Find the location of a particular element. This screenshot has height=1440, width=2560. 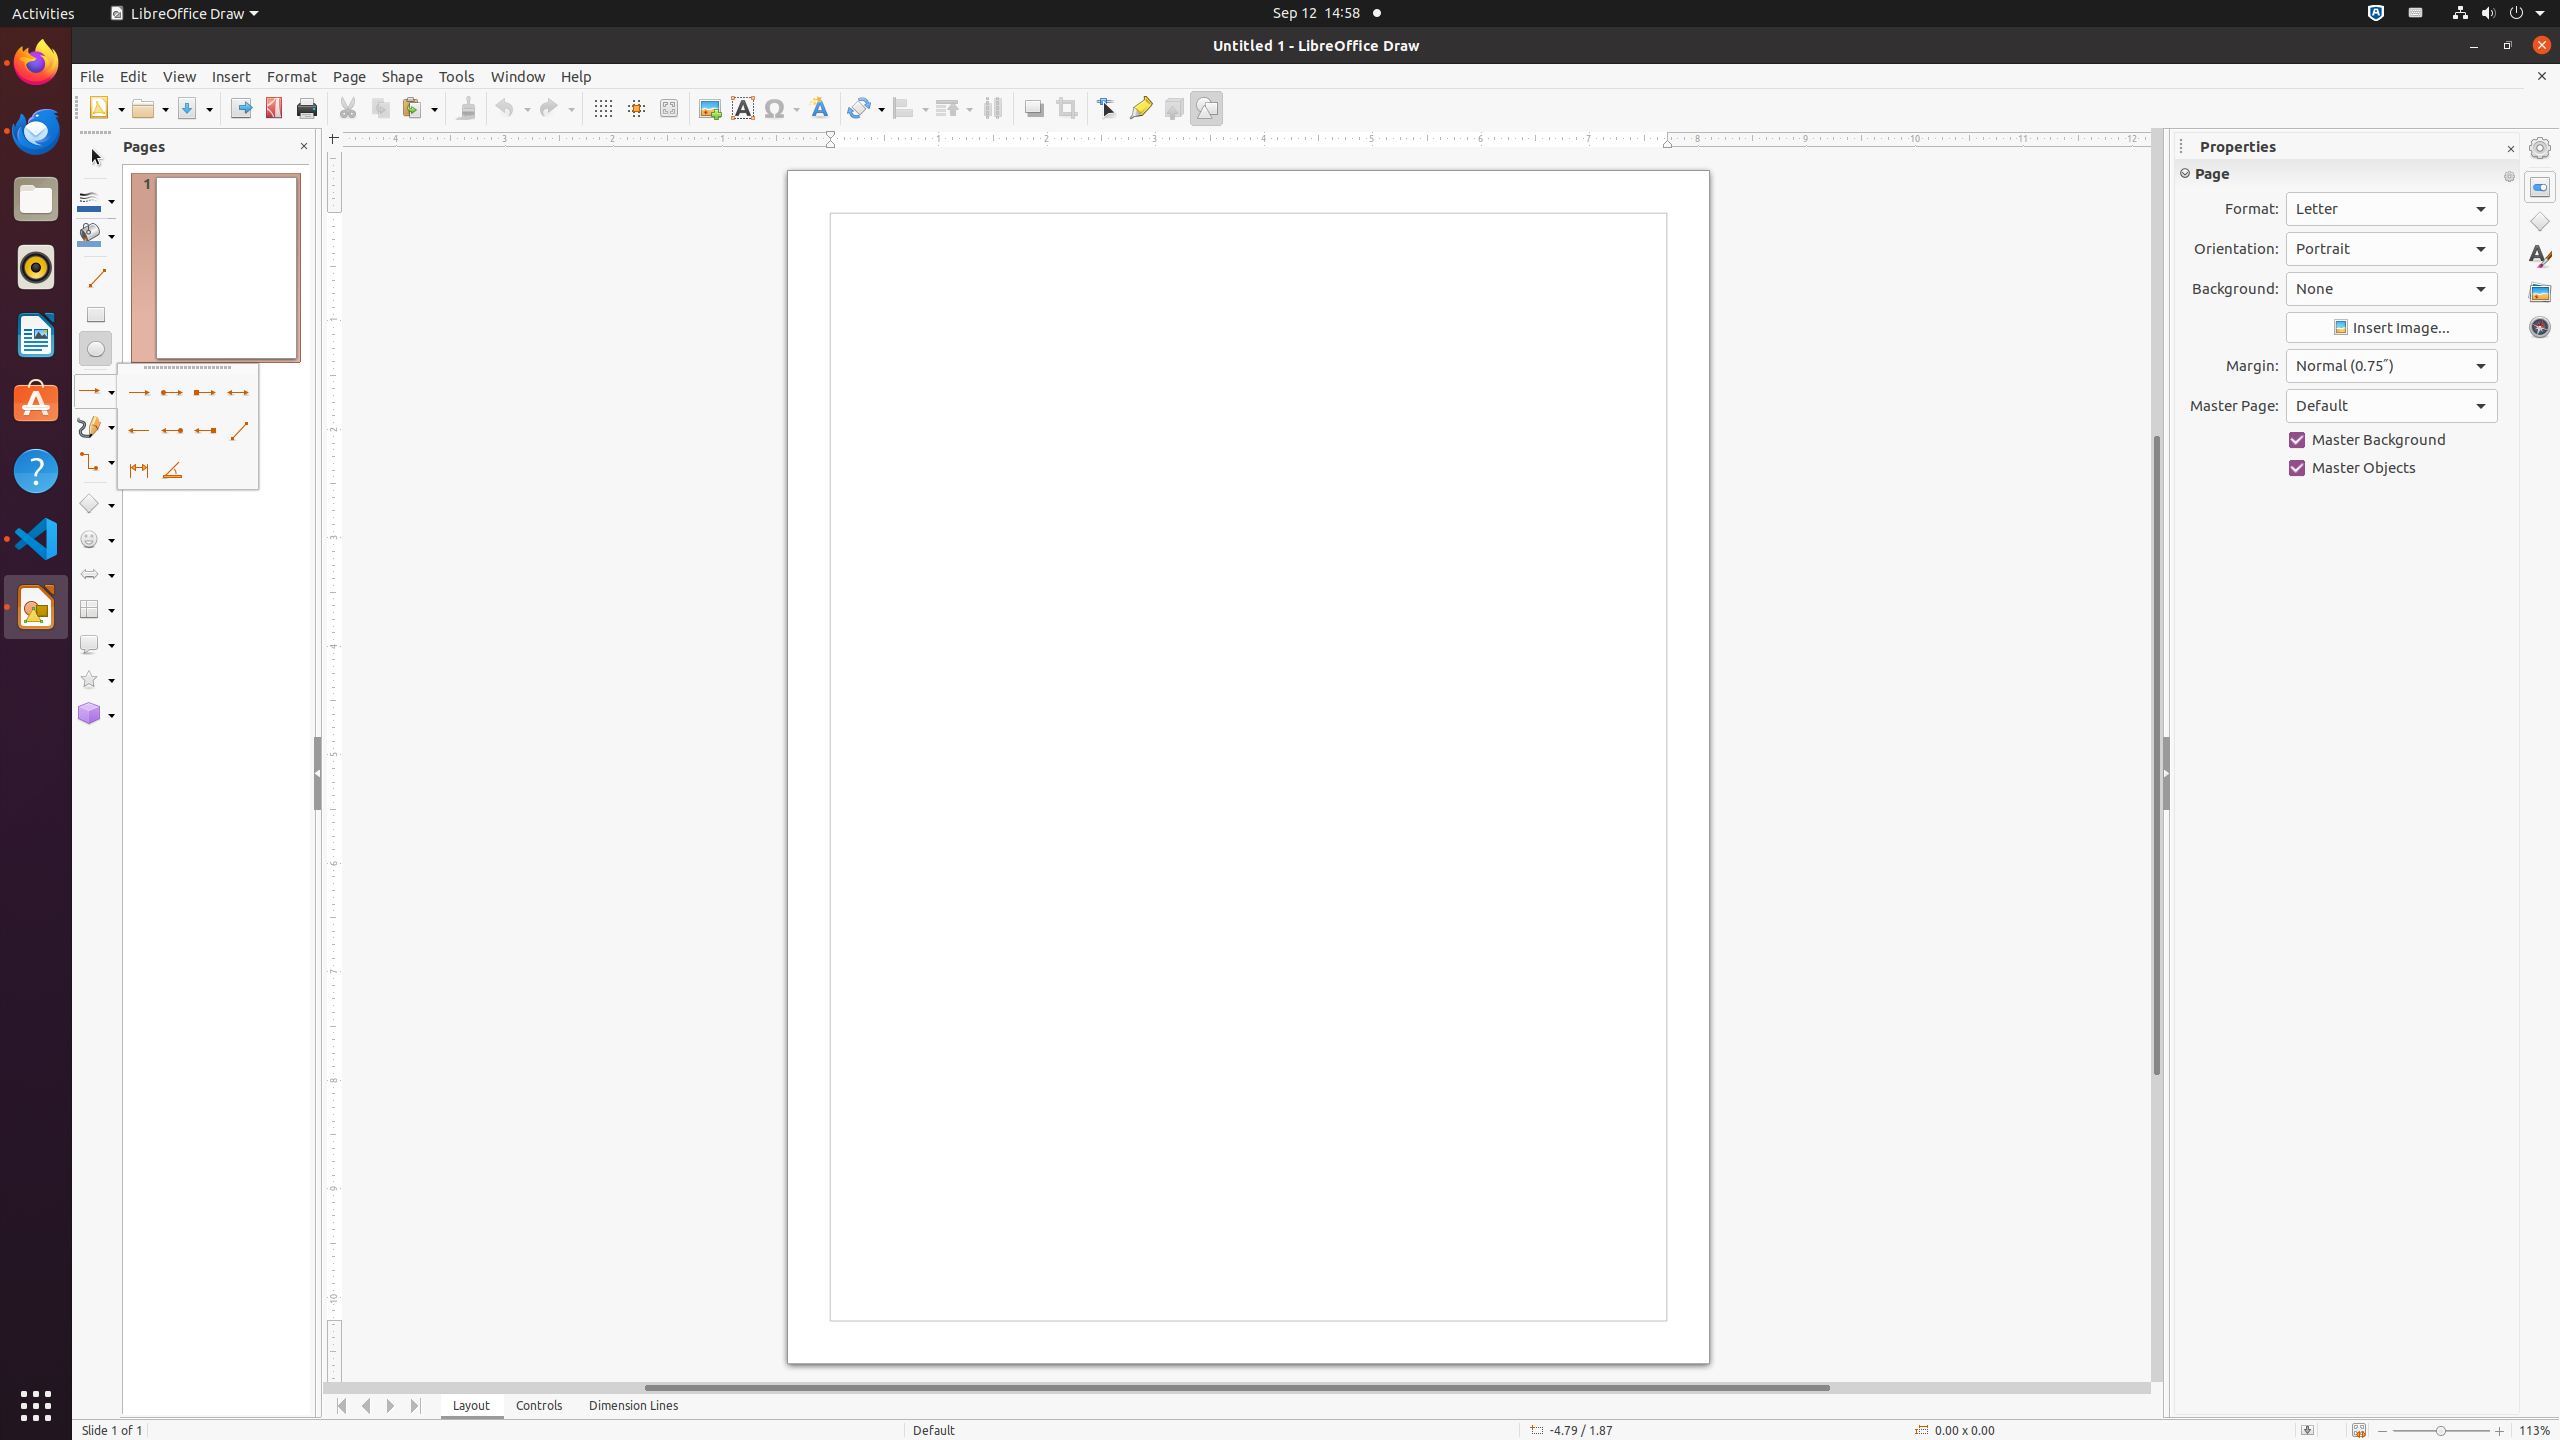

'Horizontal Ruler' is located at coordinates (1235, 138).